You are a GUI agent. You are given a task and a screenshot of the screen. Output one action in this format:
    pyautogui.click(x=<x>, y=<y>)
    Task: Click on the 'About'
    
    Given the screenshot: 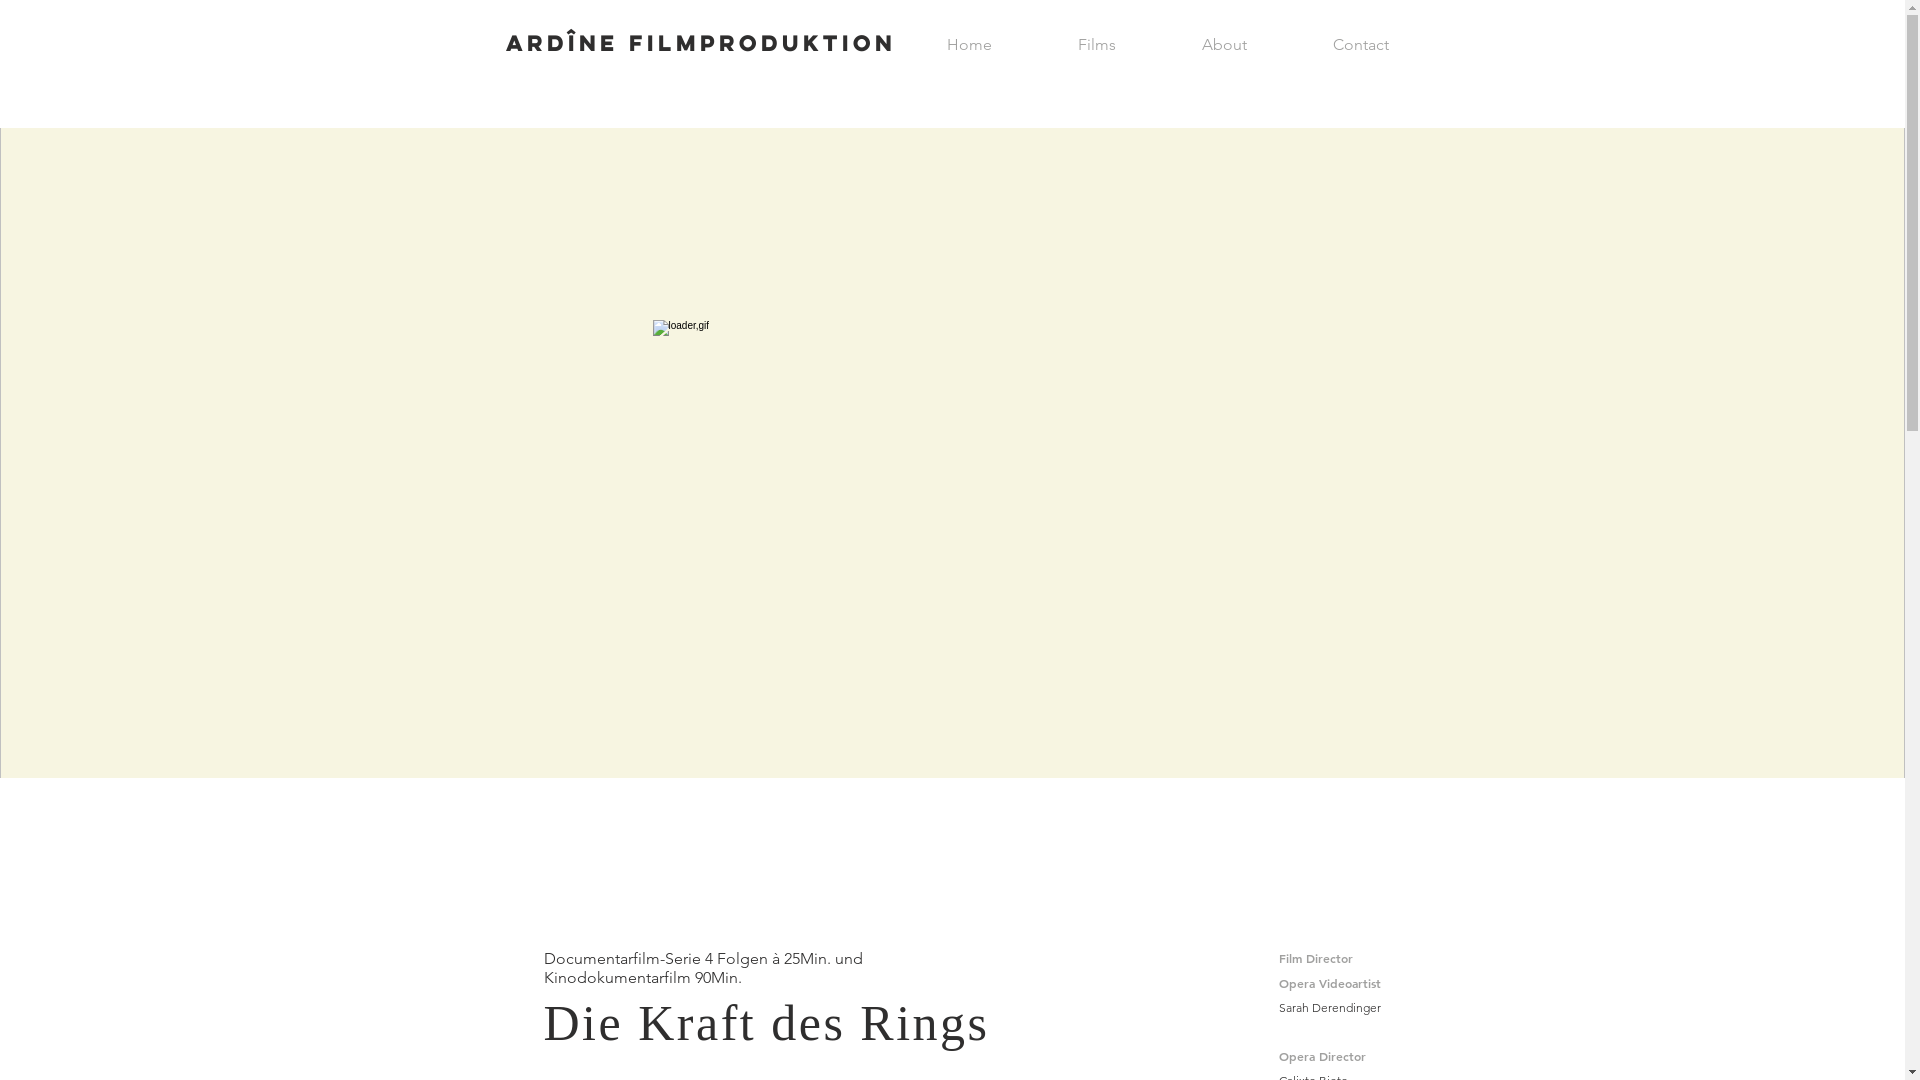 What is the action you would take?
    pyautogui.click(x=1222, y=44)
    